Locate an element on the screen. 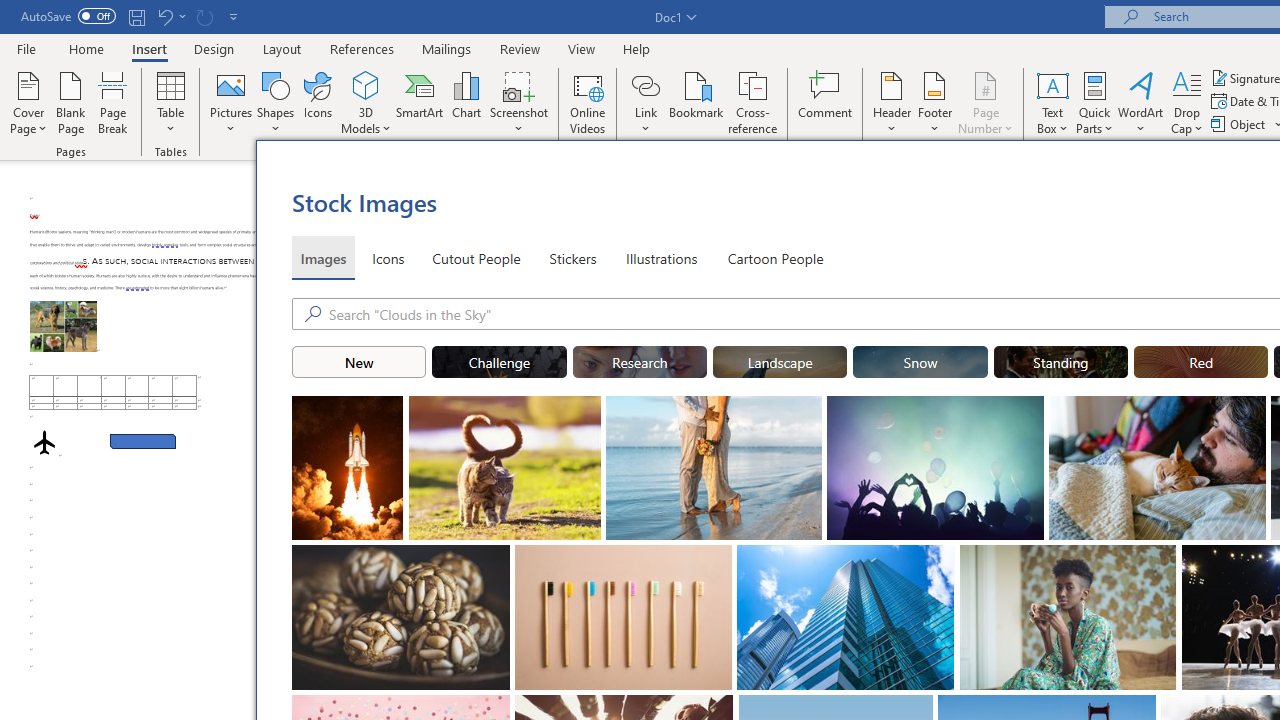  'Rectangle: Diagonal Corners Snipped 2' is located at coordinates (142, 440).